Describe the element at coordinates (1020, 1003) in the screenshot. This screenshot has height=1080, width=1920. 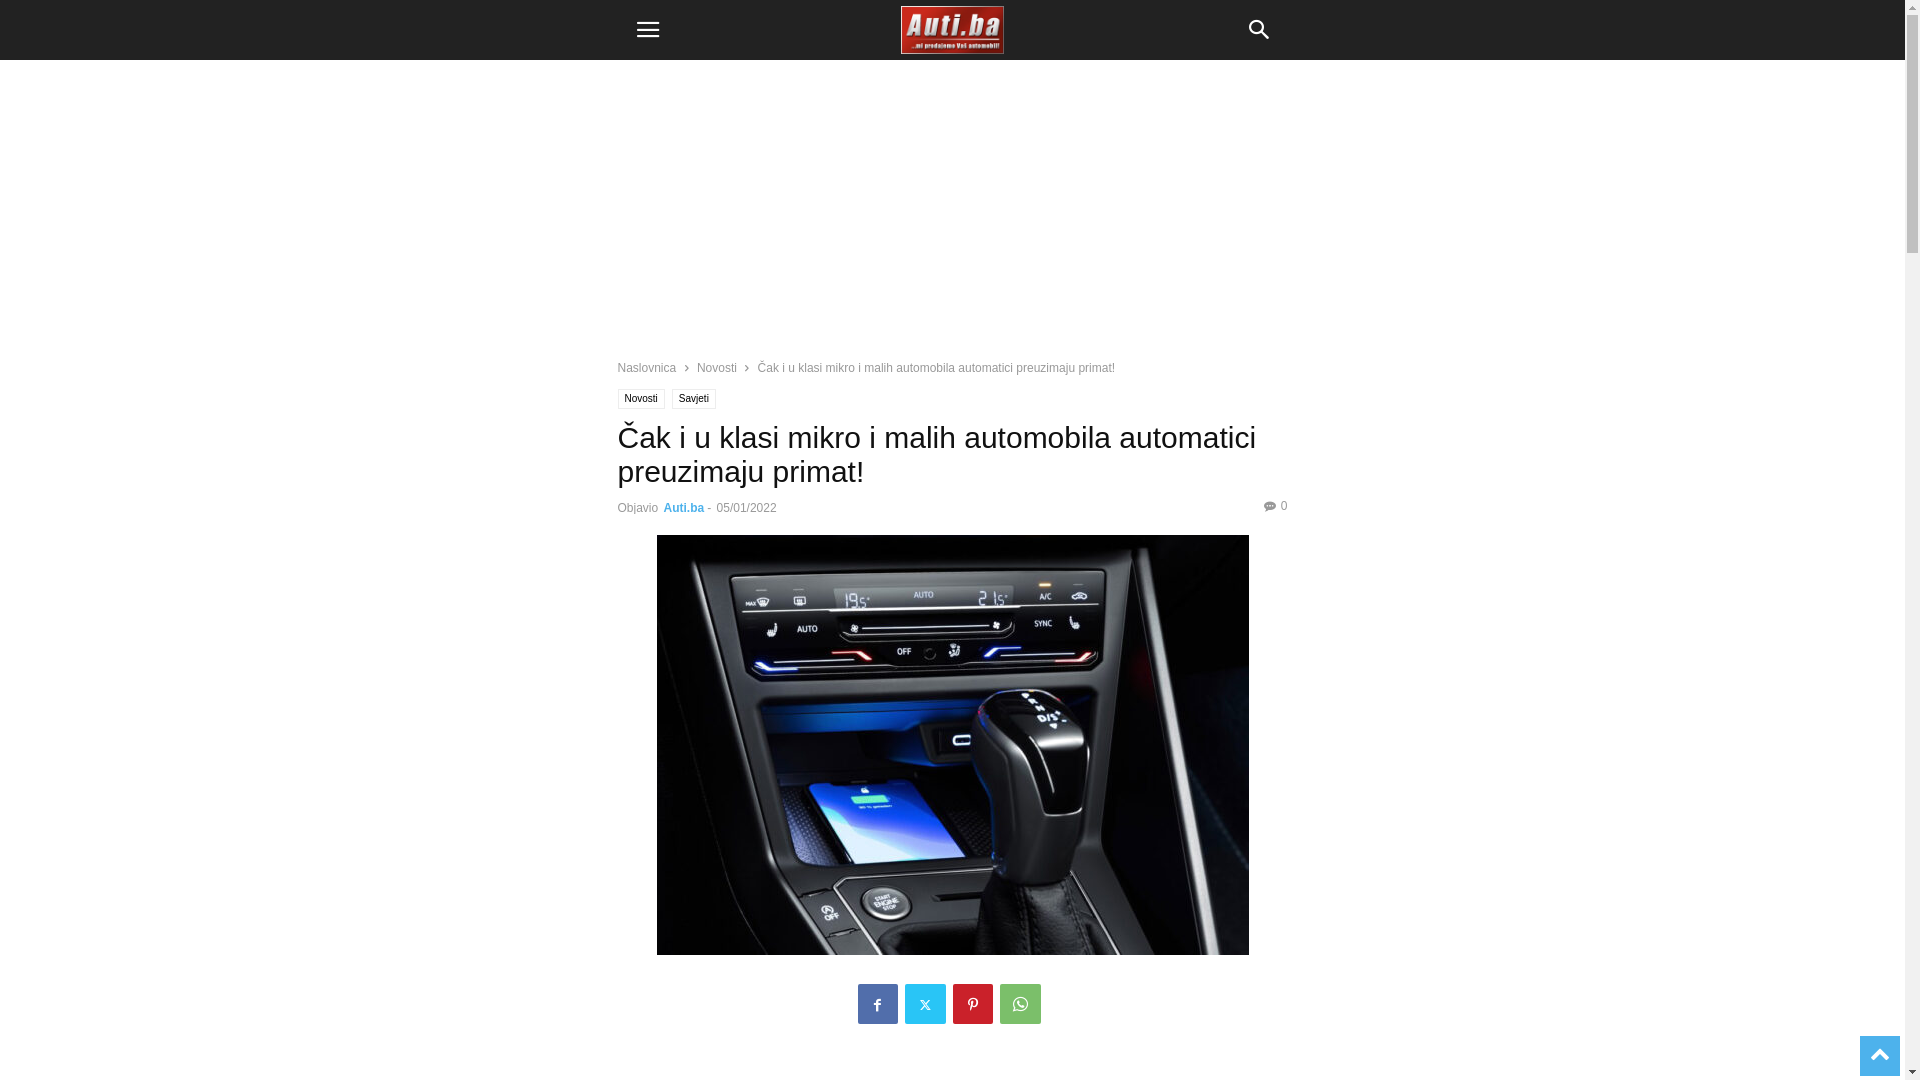
I see `'WhatsApp'` at that location.